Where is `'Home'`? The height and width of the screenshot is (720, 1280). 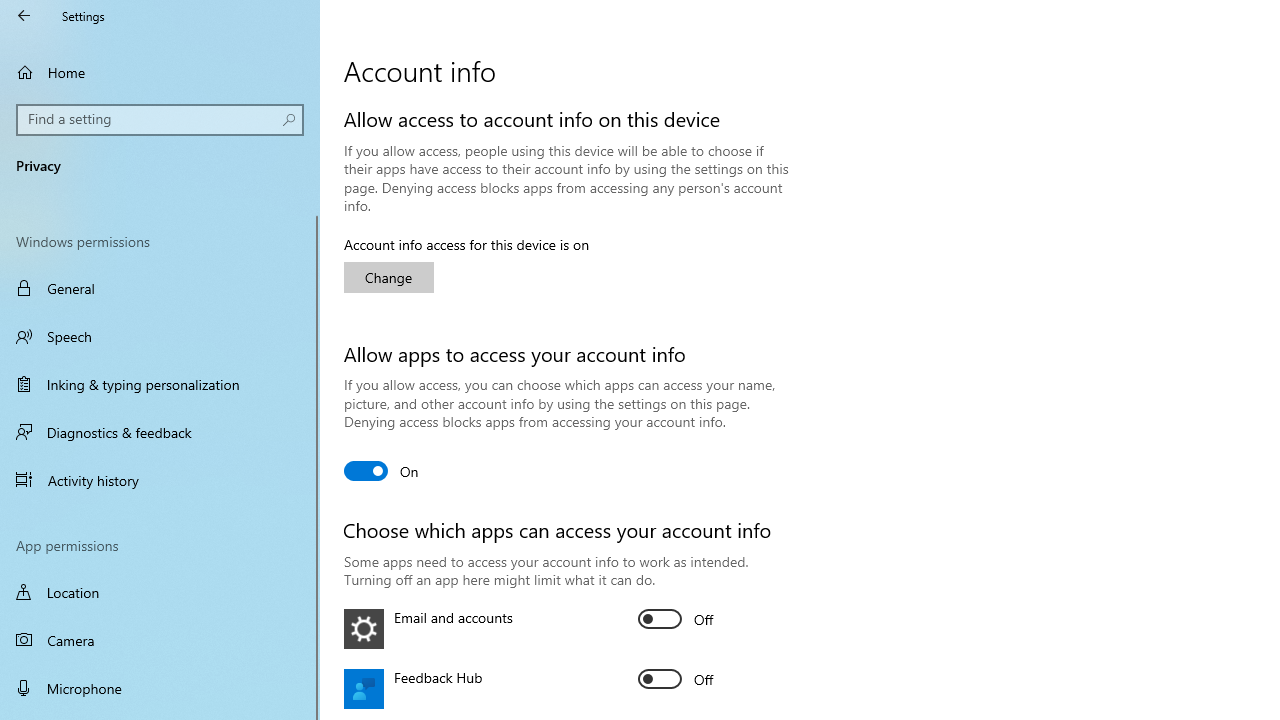
'Home' is located at coordinates (160, 71).